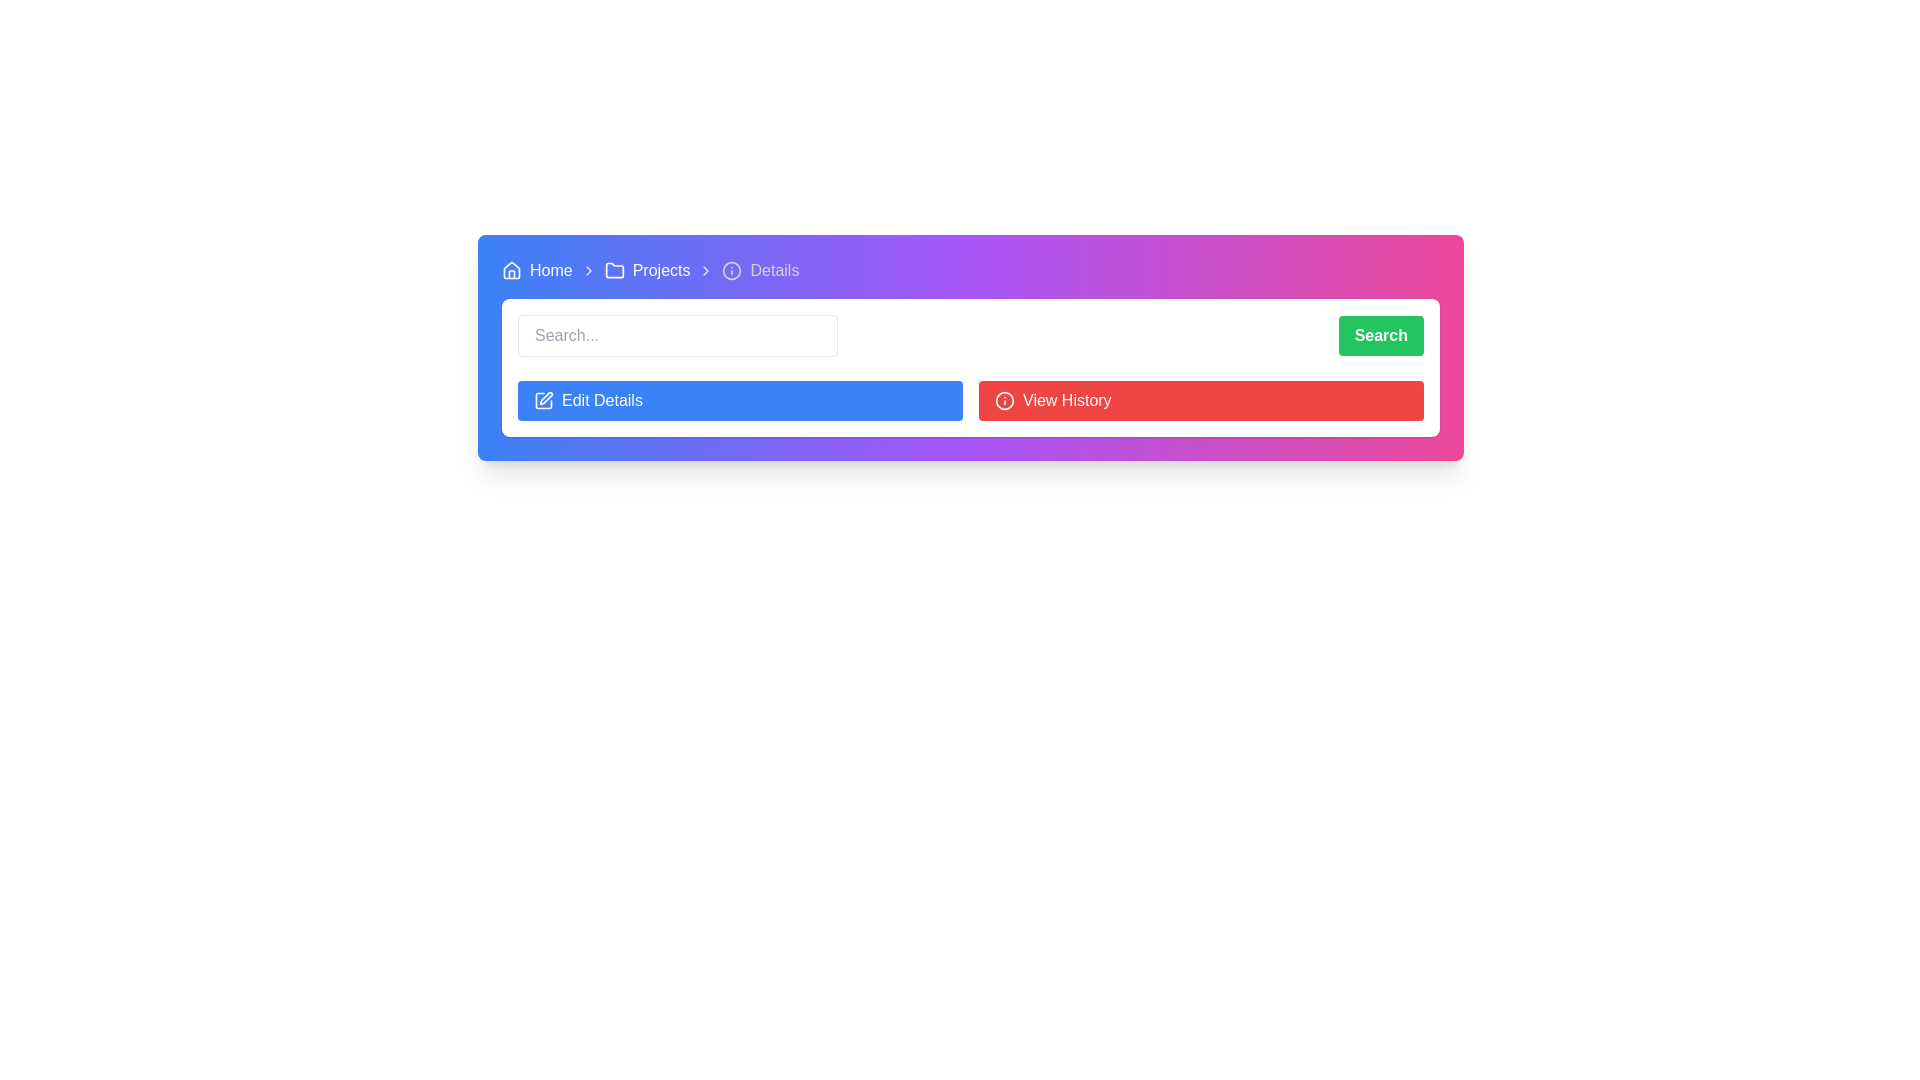 The width and height of the screenshot is (1920, 1080). What do you see at coordinates (647, 270) in the screenshot?
I see `the 'Projects' interactive navigation link, which features a small folder icon followed by the text 'Projects'` at bounding box center [647, 270].